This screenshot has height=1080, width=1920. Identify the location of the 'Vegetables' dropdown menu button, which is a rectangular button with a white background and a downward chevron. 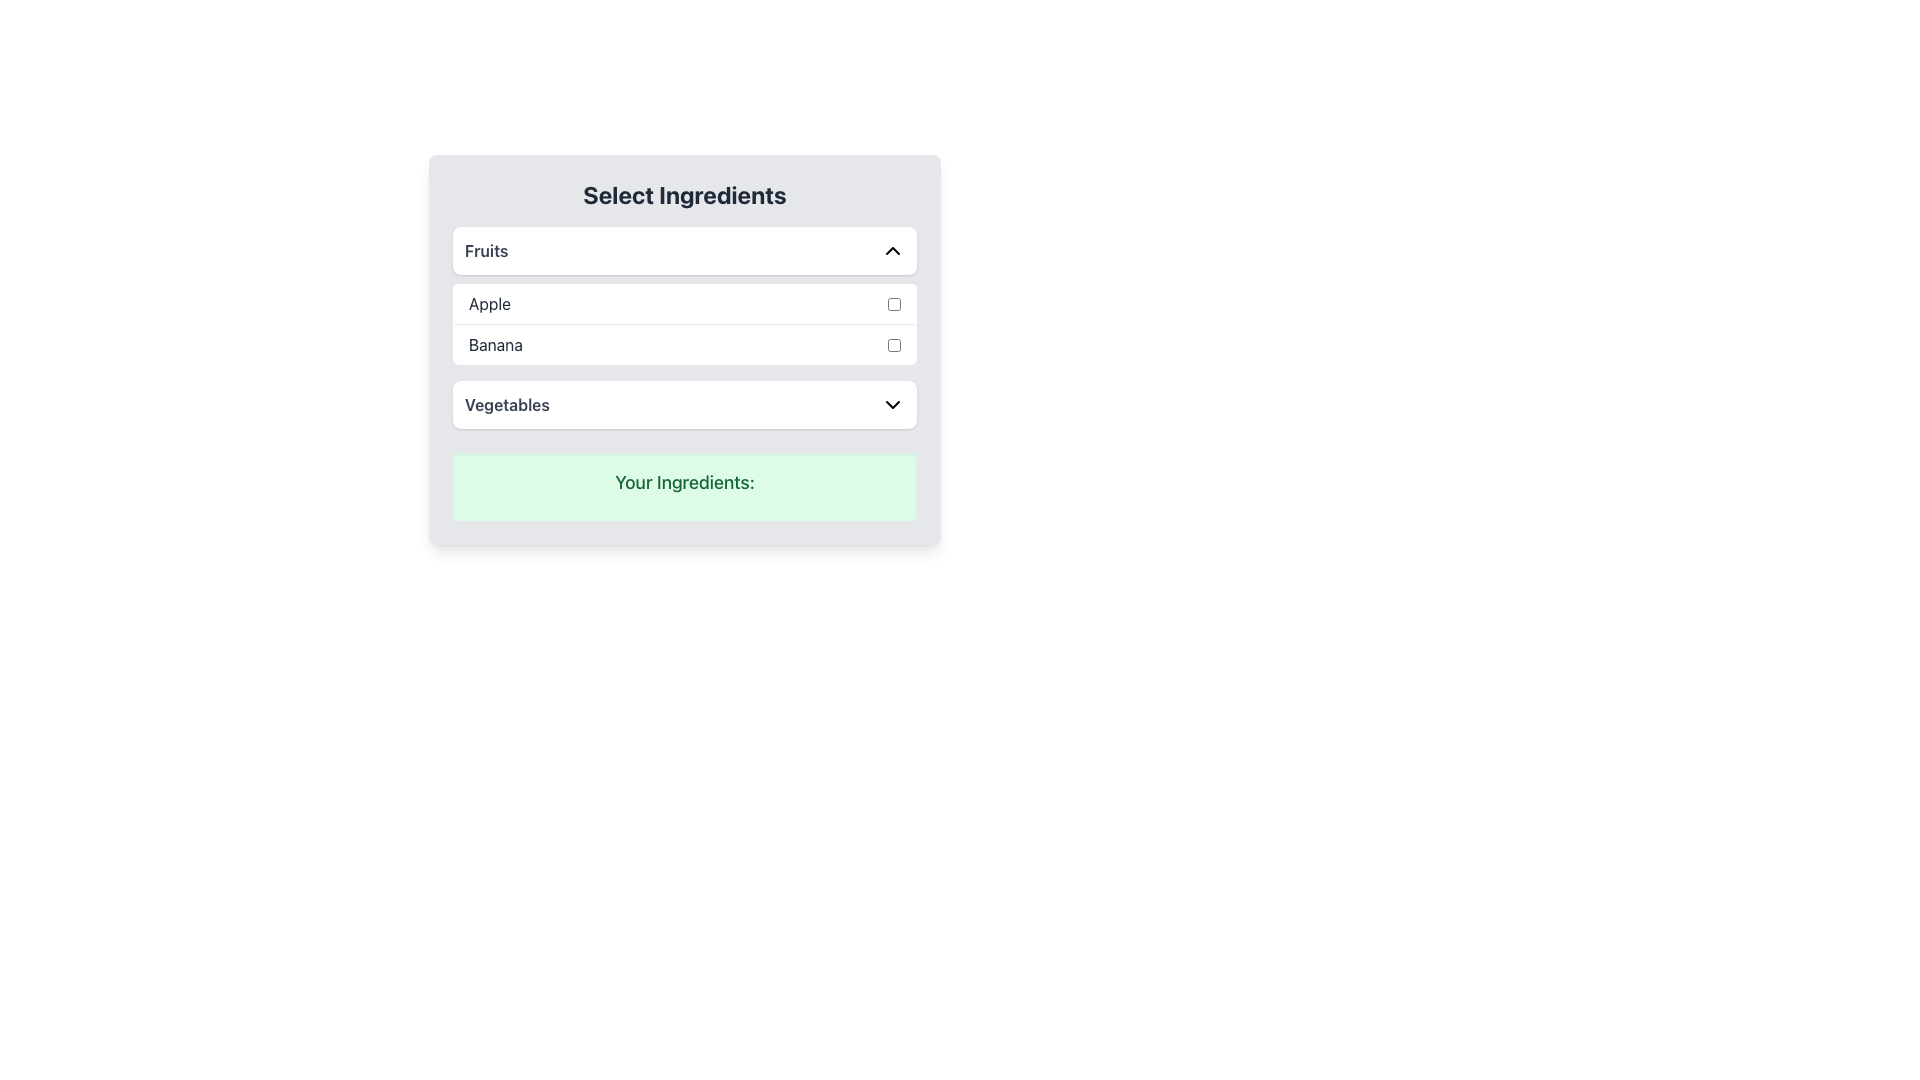
(685, 405).